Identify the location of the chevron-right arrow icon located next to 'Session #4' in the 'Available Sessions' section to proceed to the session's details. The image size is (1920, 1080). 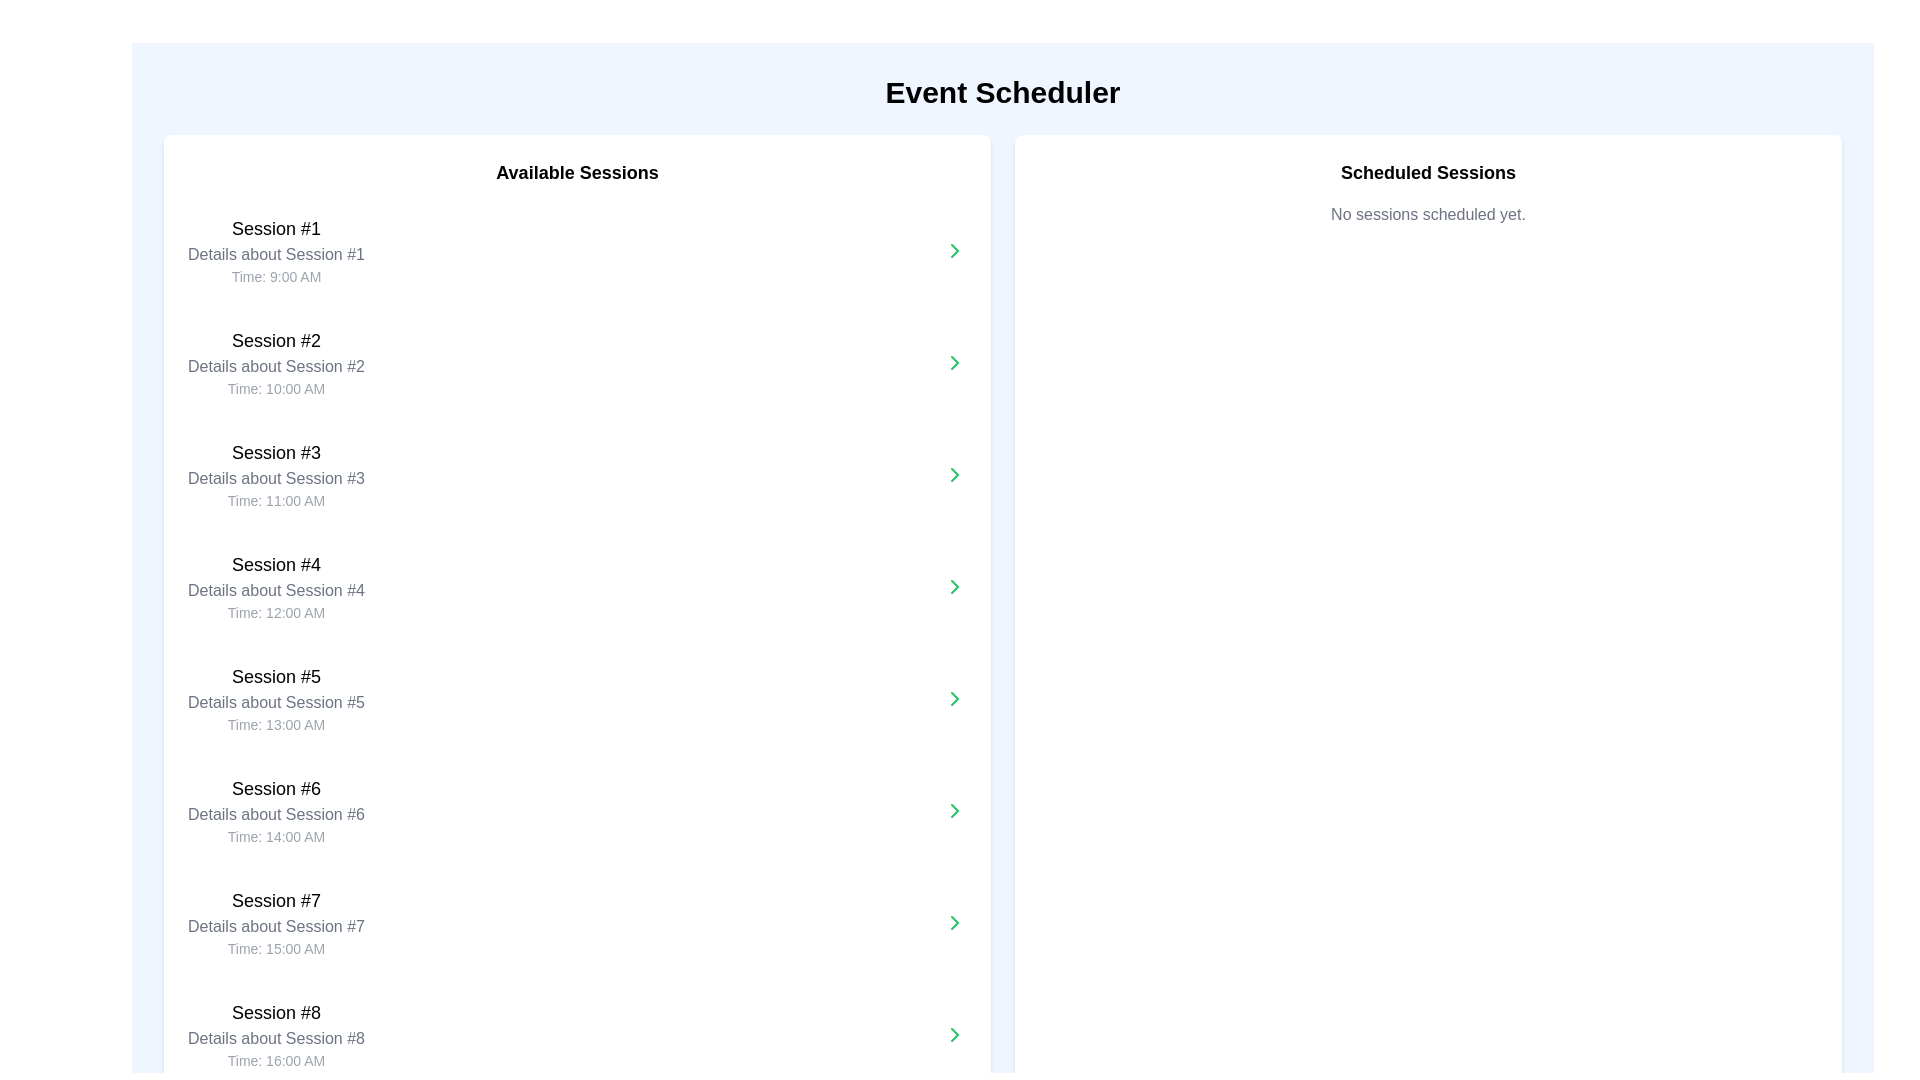
(954, 585).